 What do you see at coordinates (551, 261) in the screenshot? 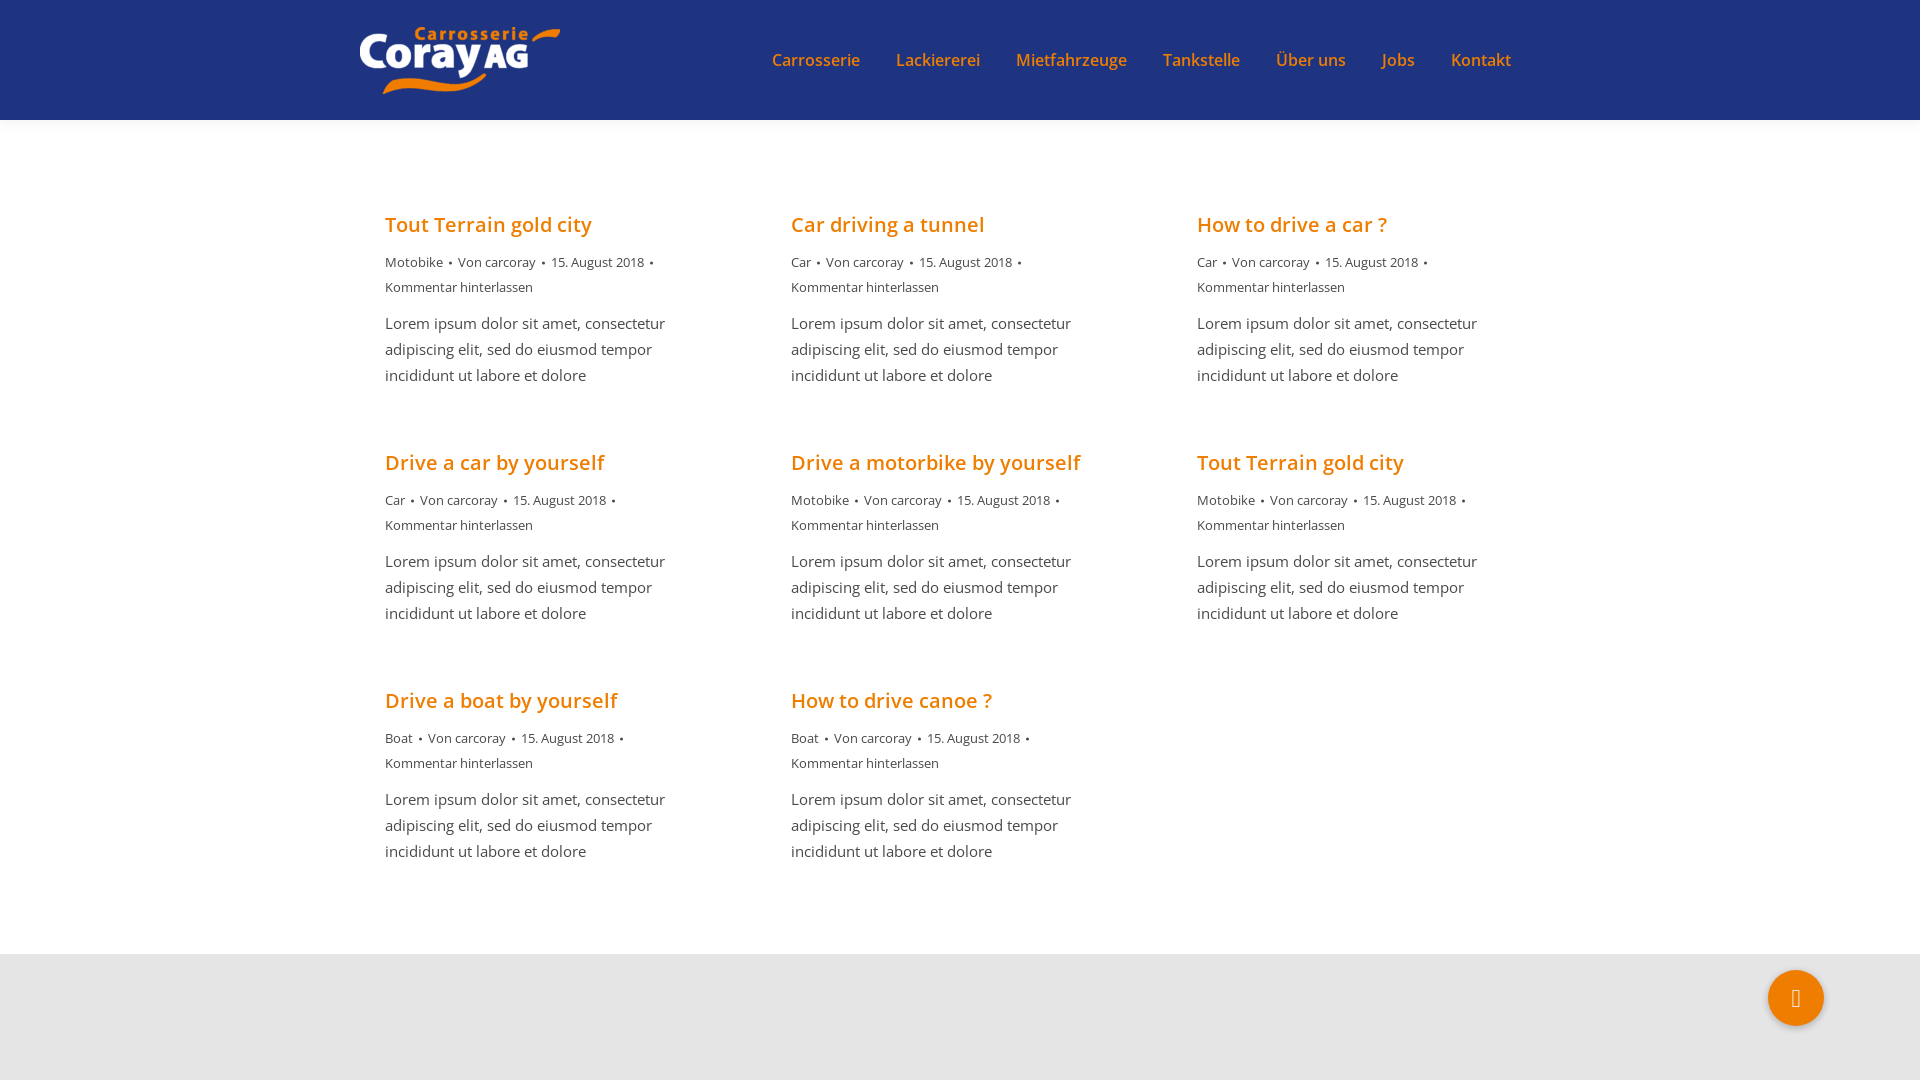
I see `'15. August 2018'` at bounding box center [551, 261].